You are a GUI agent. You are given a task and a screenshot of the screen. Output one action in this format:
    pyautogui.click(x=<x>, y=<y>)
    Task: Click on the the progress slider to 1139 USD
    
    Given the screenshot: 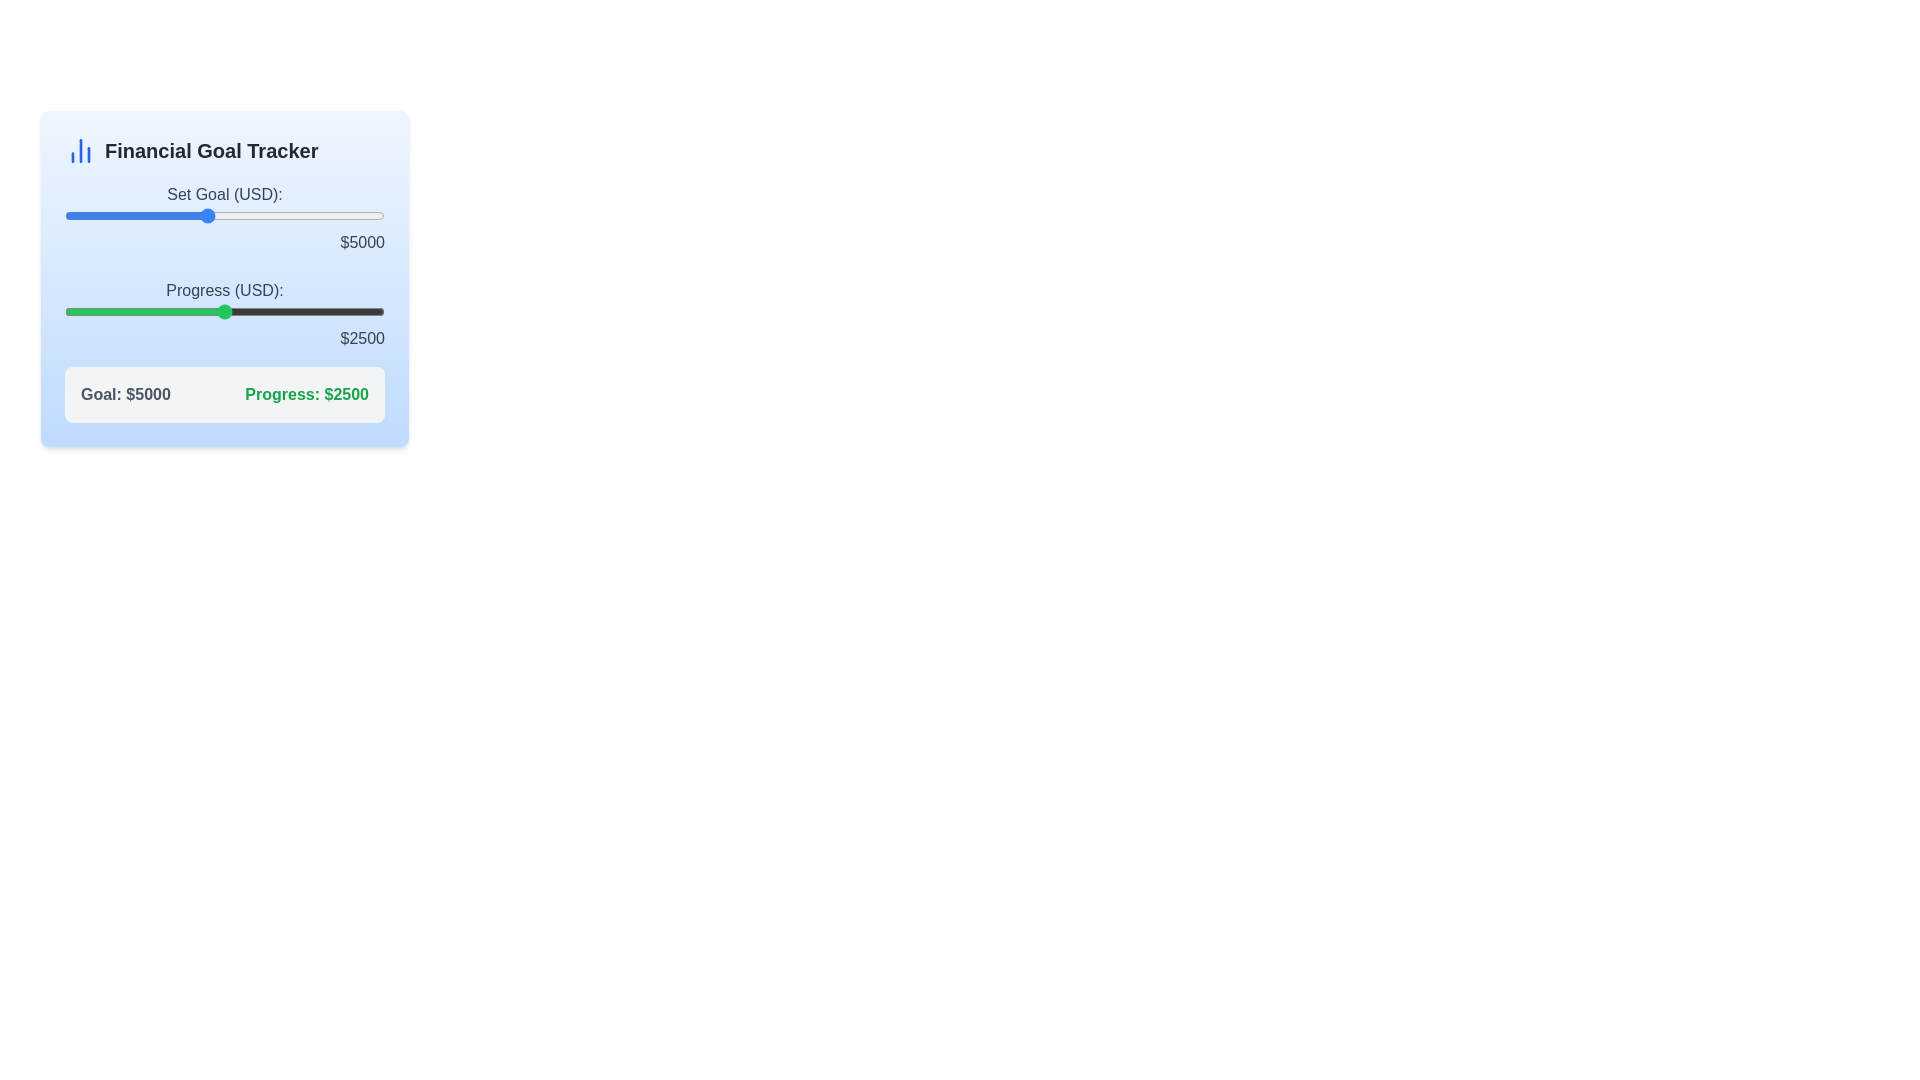 What is the action you would take?
    pyautogui.click(x=136, y=312)
    